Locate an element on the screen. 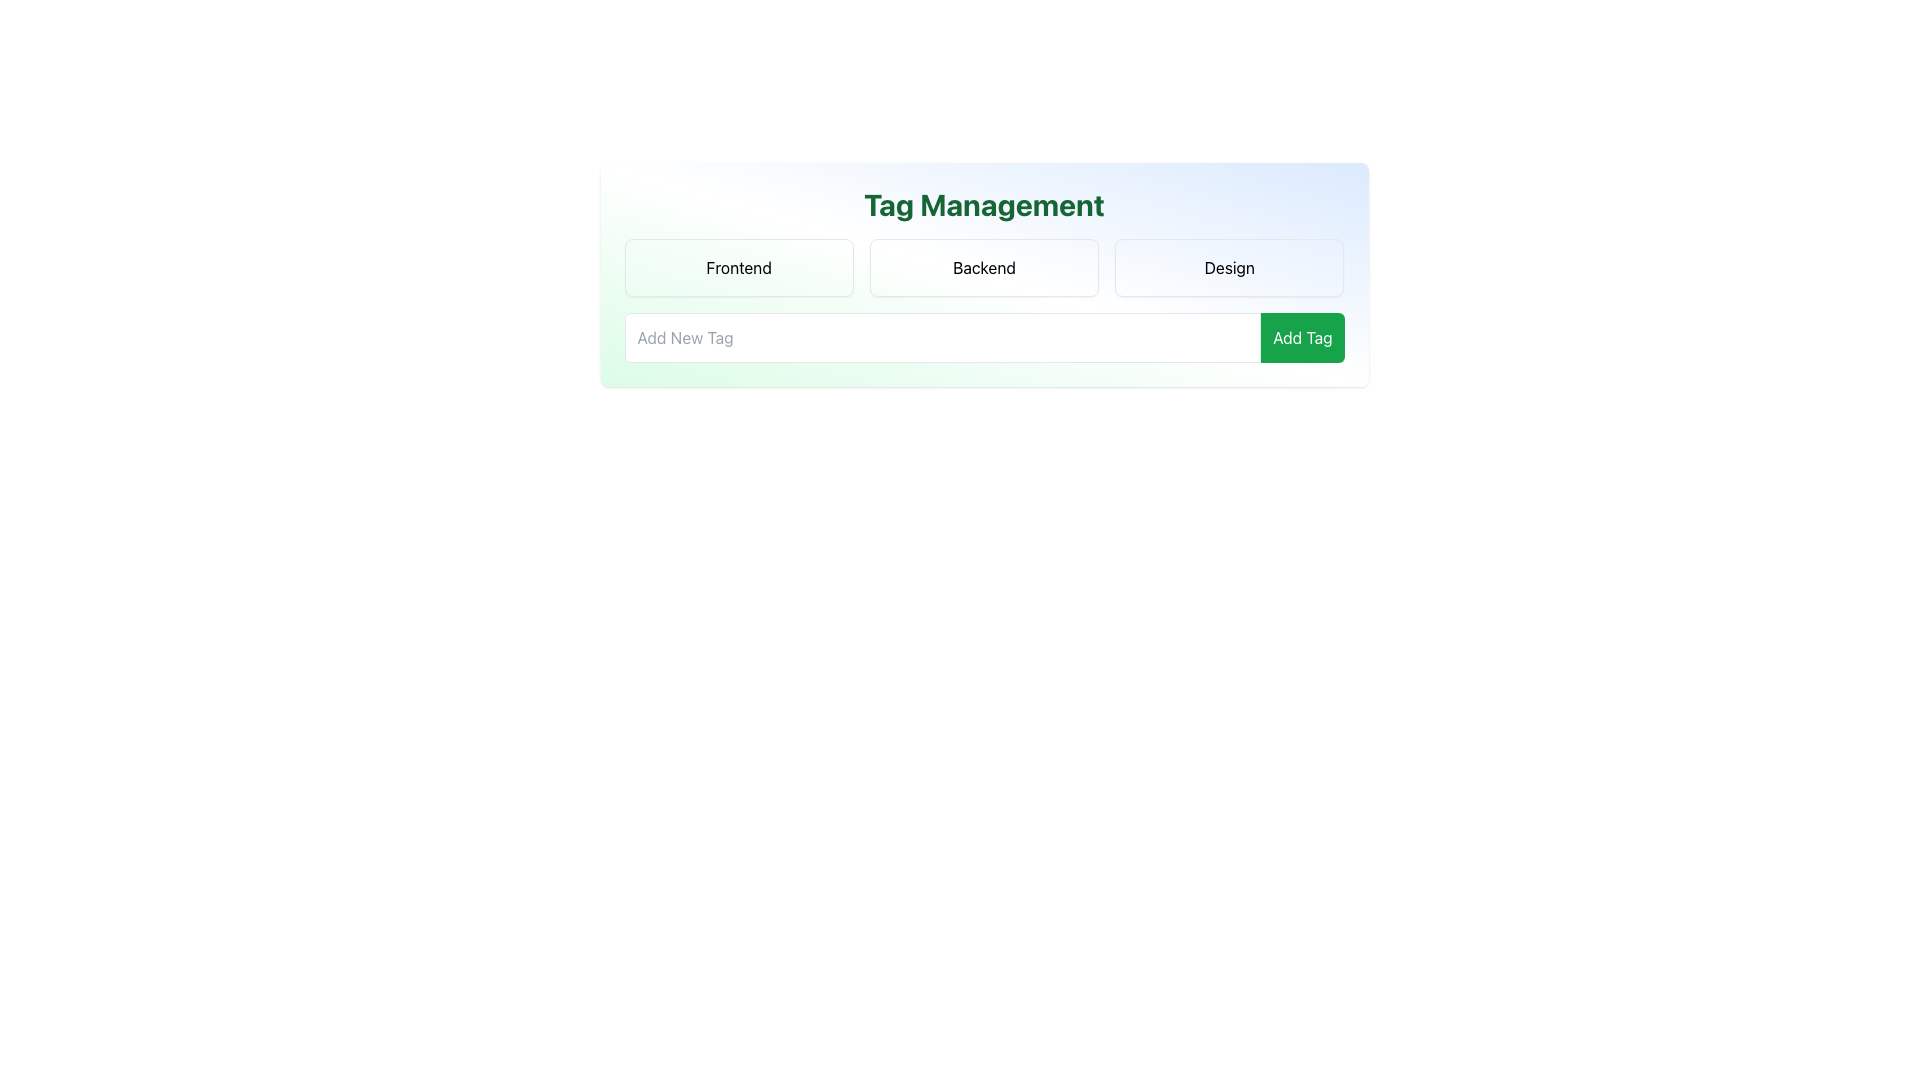 This screenshot has height=1080, width=1920. the 'Frontend' tag card, which is the first card in the row of three cards under the title 'Tag Management' is located at coordinates (738, 266).